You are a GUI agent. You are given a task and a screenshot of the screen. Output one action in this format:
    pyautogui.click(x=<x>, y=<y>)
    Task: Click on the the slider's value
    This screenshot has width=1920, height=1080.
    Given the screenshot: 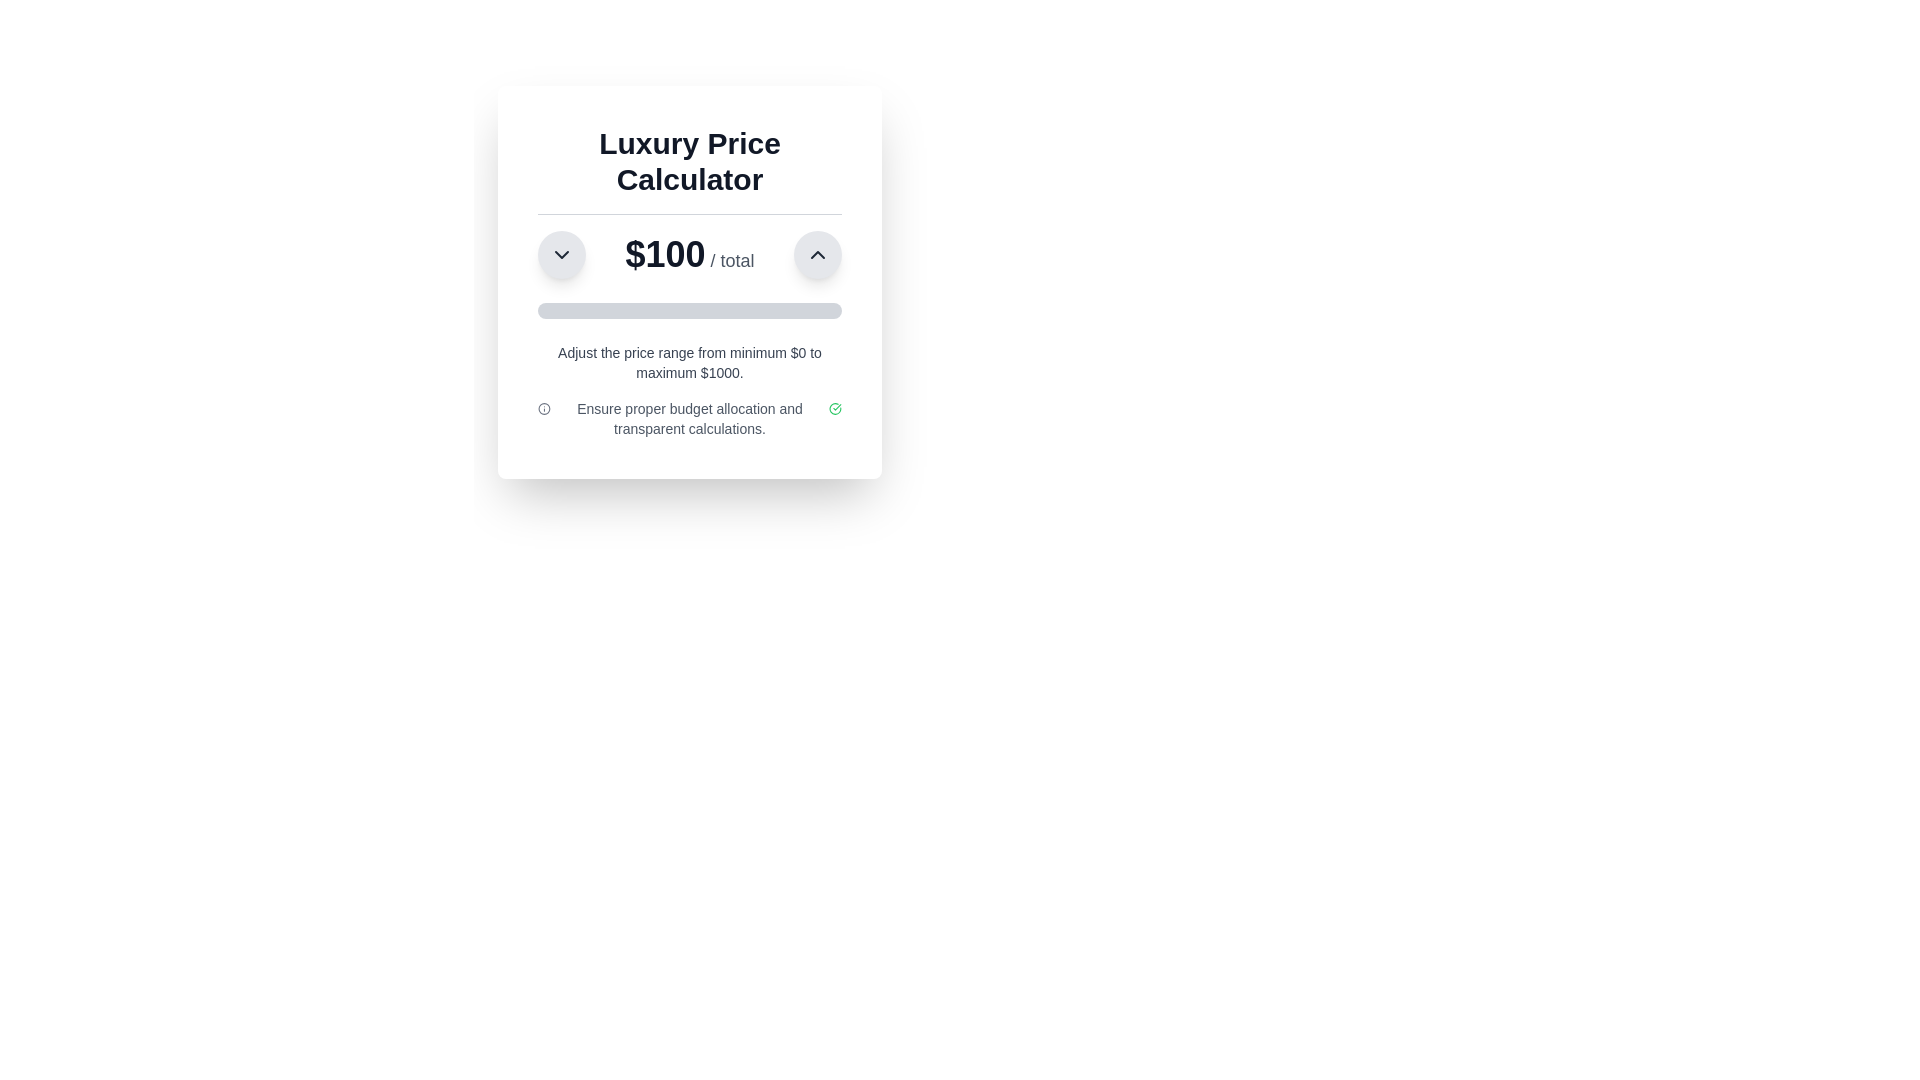 What is the action you would take?
    pyautogui.click(x=559, y=311)
    